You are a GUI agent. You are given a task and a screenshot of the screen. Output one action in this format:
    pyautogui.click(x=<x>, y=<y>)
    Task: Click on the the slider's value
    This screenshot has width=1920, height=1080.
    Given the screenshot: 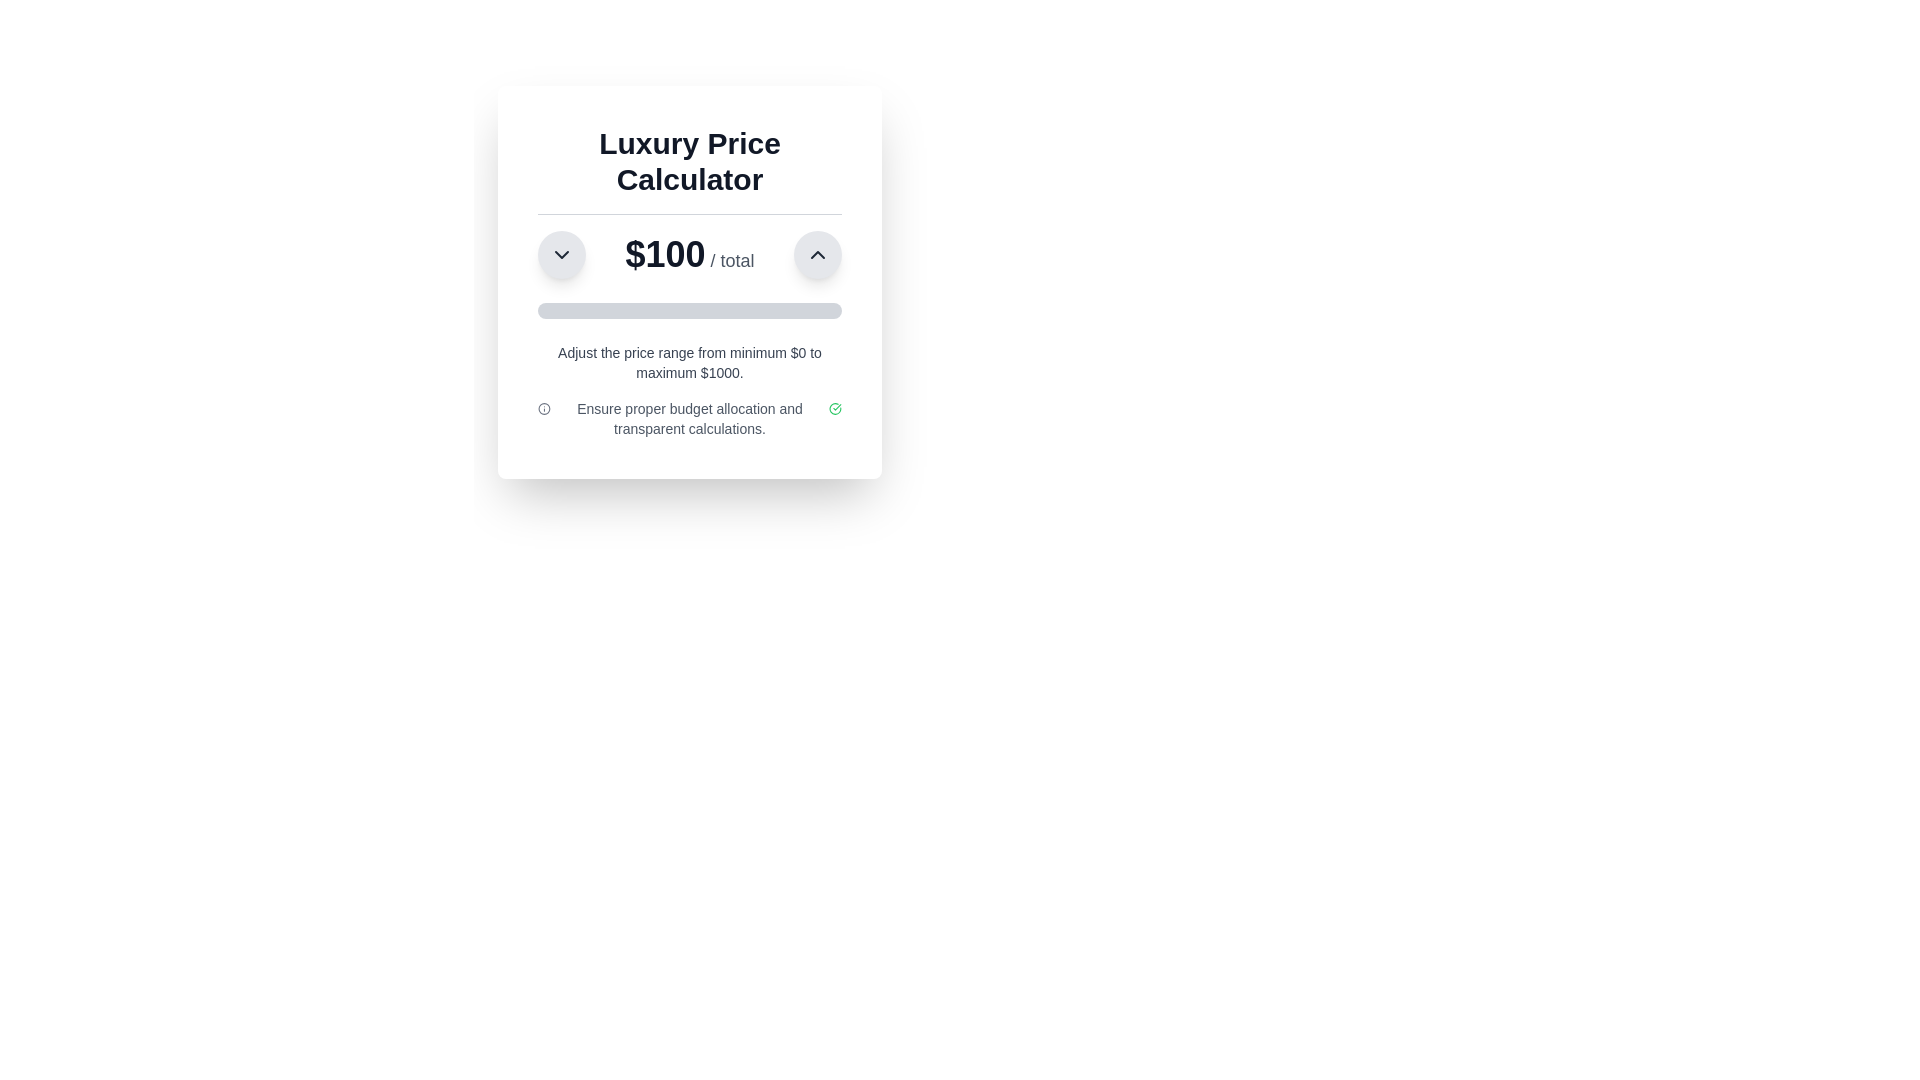 What is the action you would take?
    pyautogui.click(x=559, y=311)
    